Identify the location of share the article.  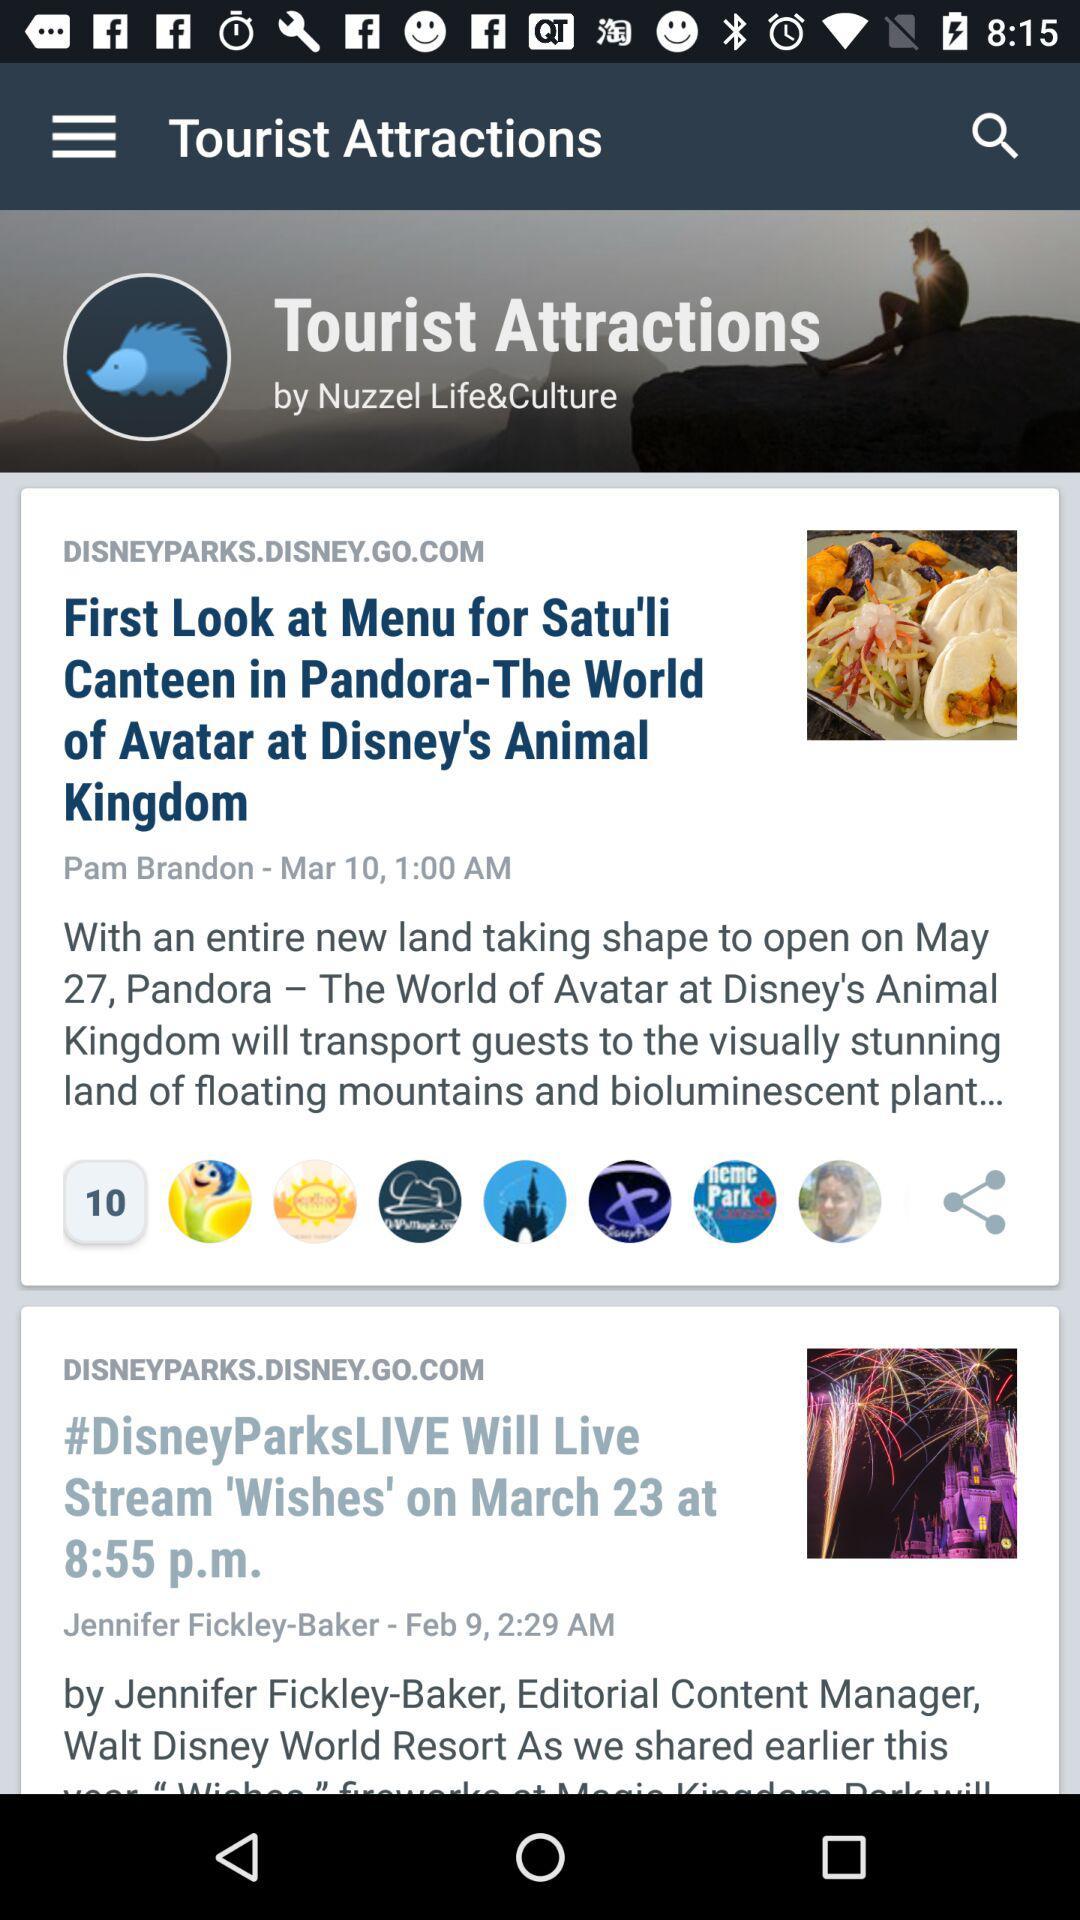
(963, 1200).